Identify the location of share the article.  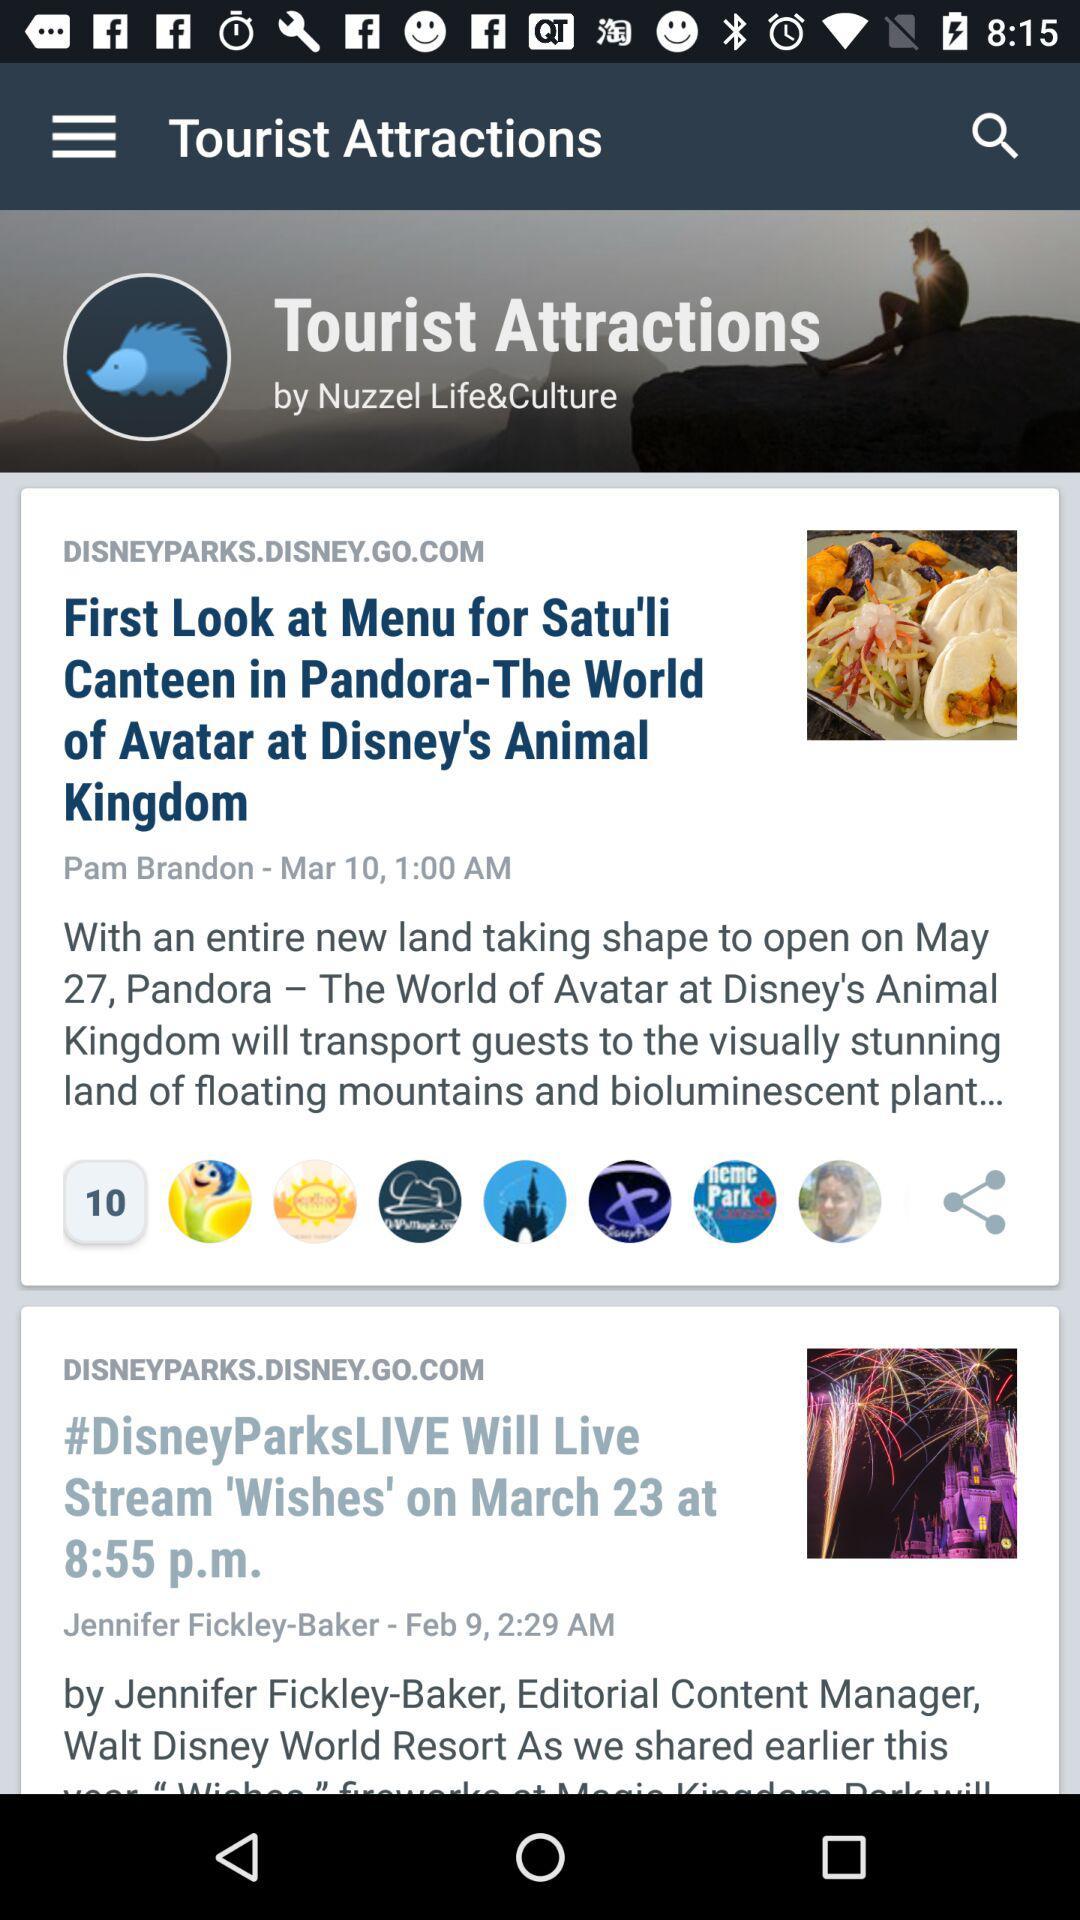
(963, 1200).